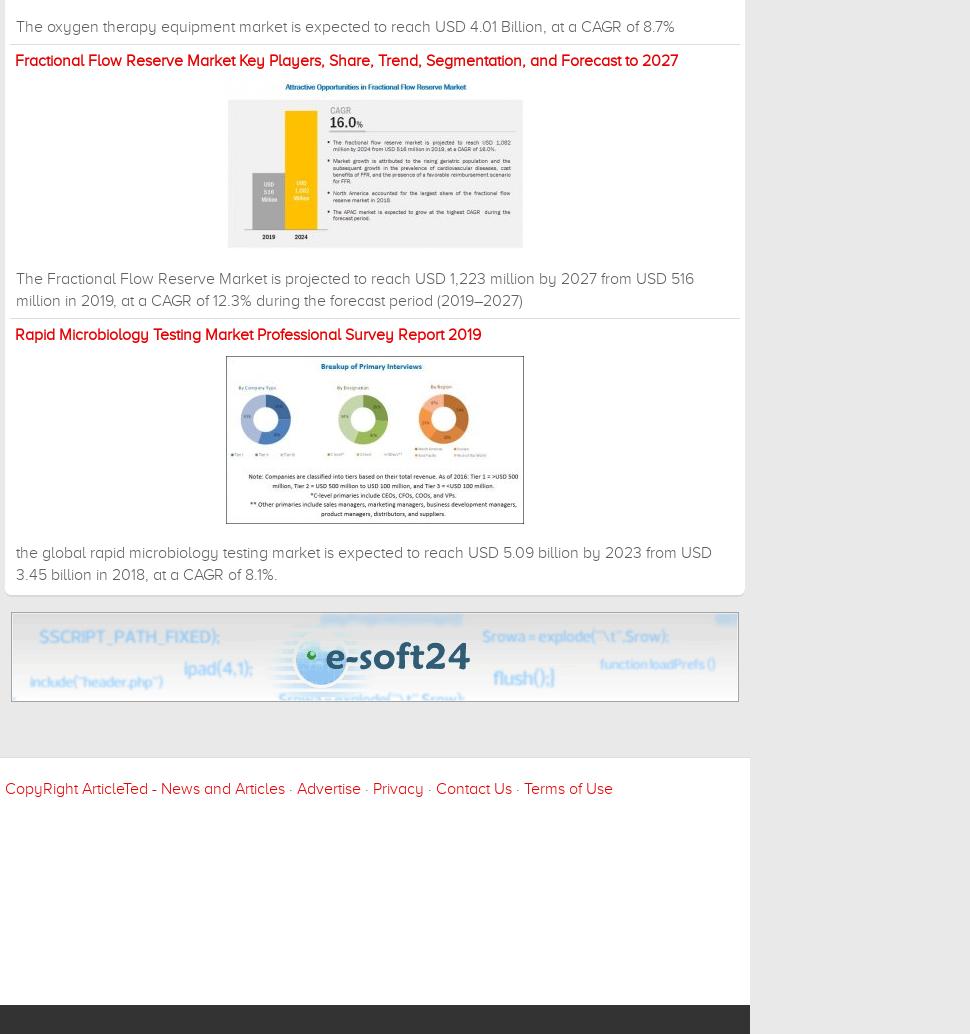 This screenshot has height=1034, width=970. What do you see at coordinates (297, 787) in the screenshot?
I see `'Advertise'` at bounding box center [297, 787].